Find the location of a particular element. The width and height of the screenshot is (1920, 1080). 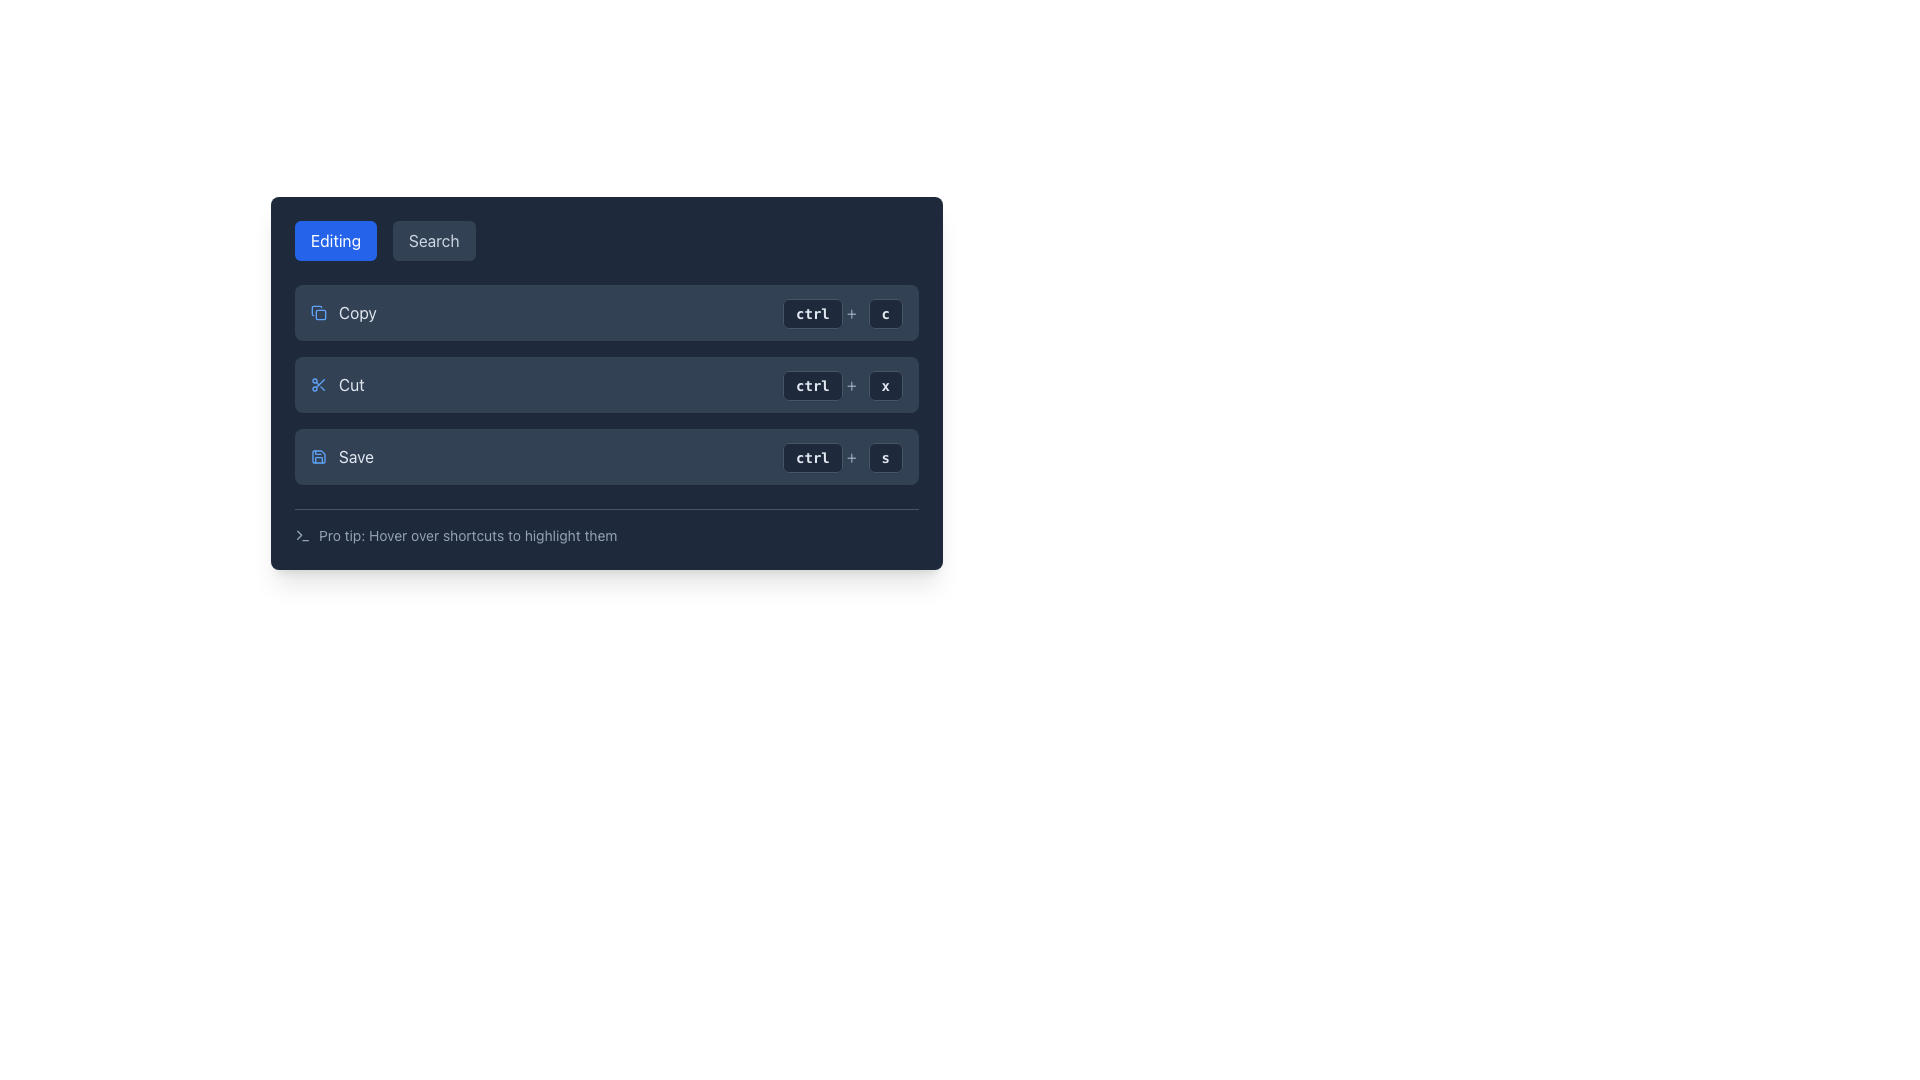

the save action indicator label with an associated icon, which is the third entry in the vertical list below 'Copy' and 'Cut' is located at coordinates (342, 456).